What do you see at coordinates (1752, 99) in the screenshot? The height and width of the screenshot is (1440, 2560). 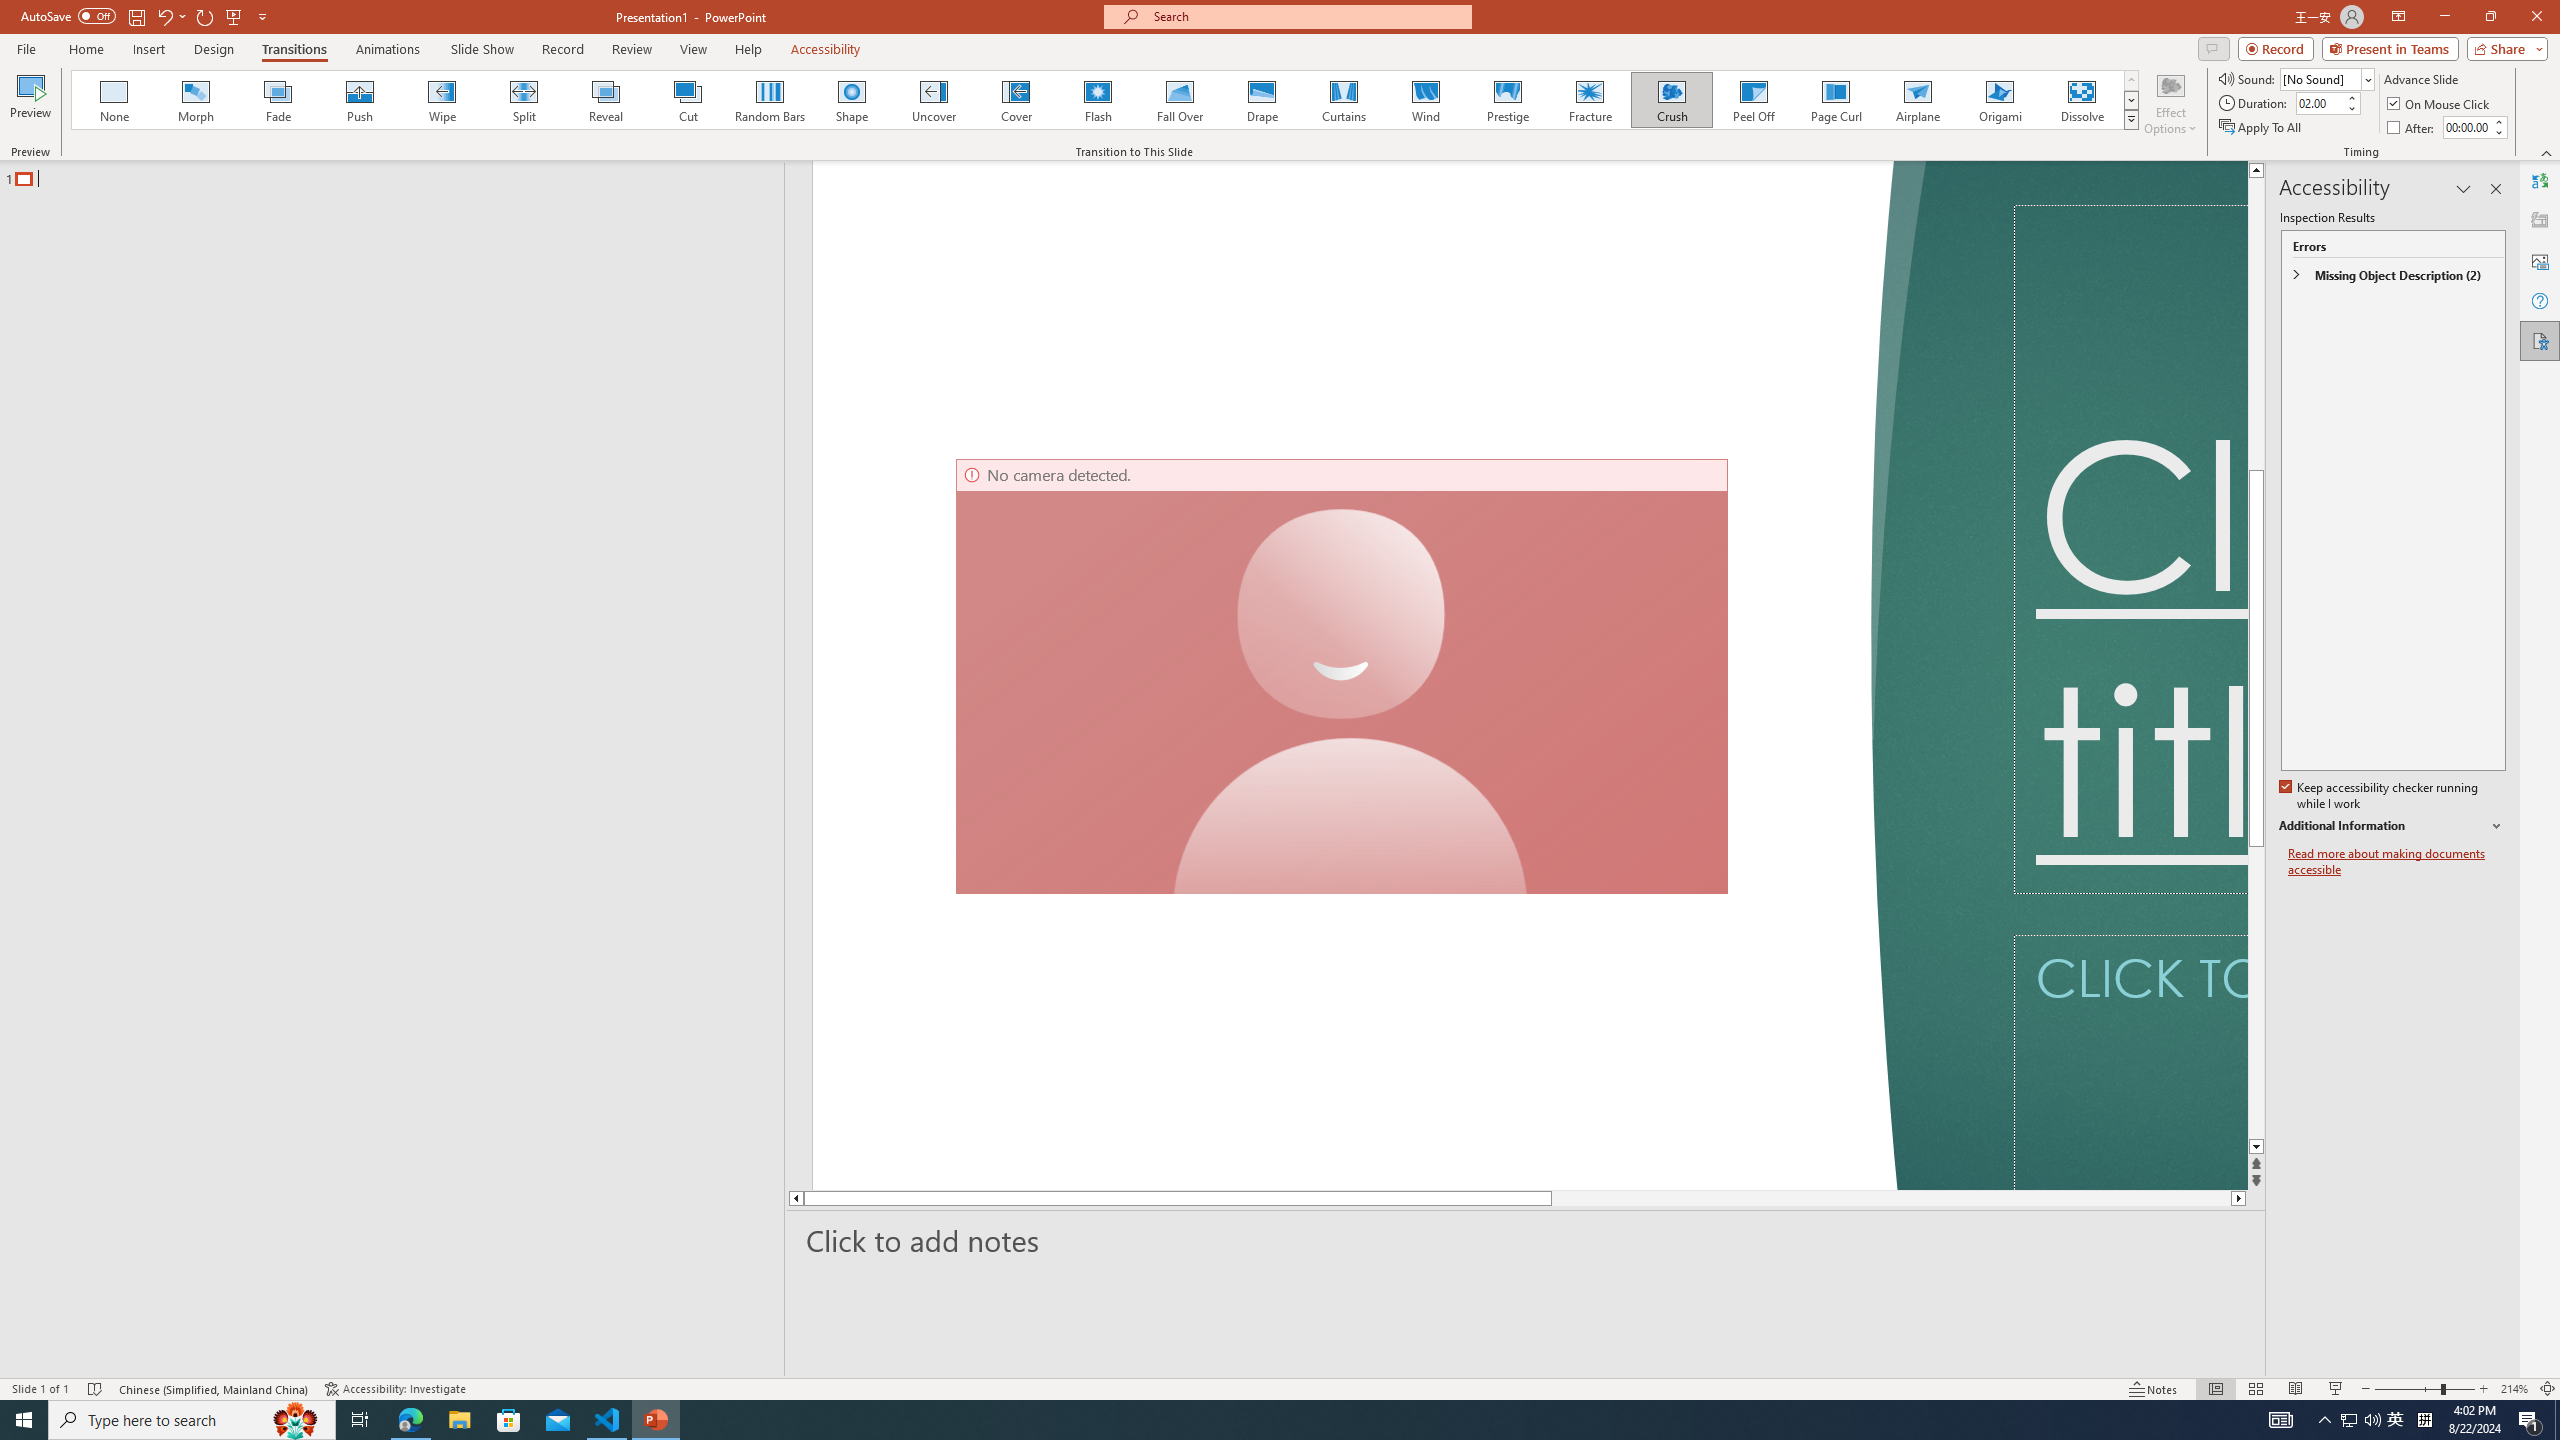 I see `'Peel Off'` at bounding box center [1752, 99].